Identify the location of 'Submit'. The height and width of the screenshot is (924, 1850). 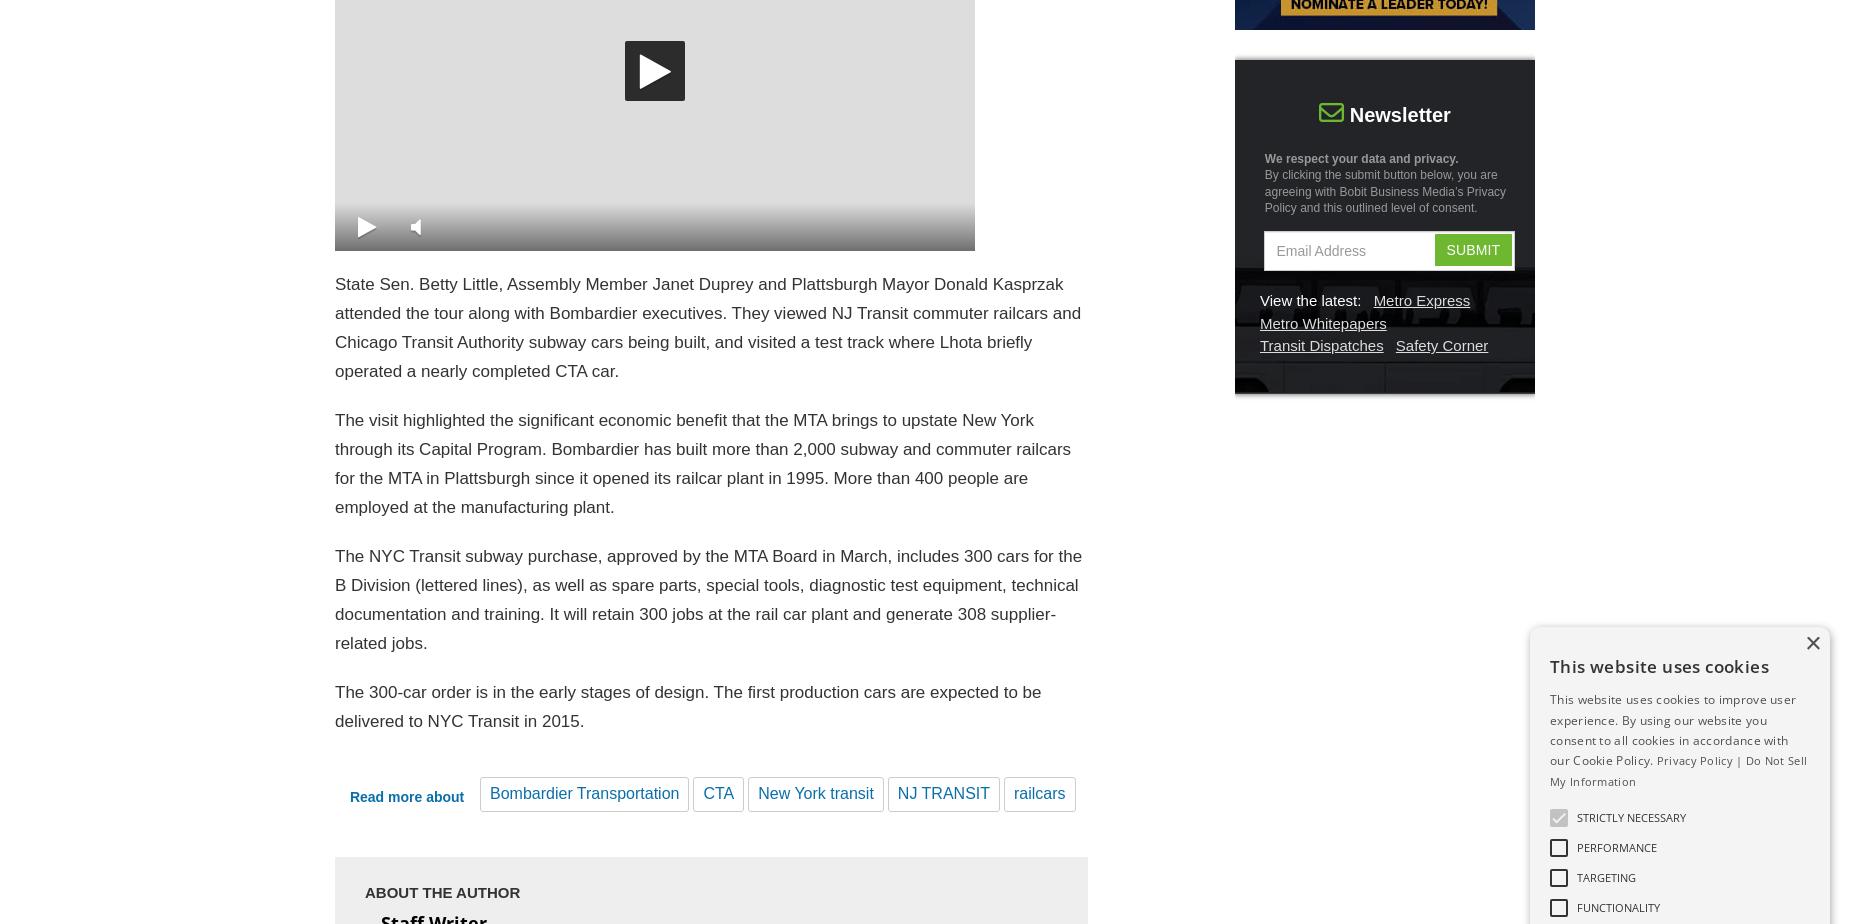
(1472, 249).